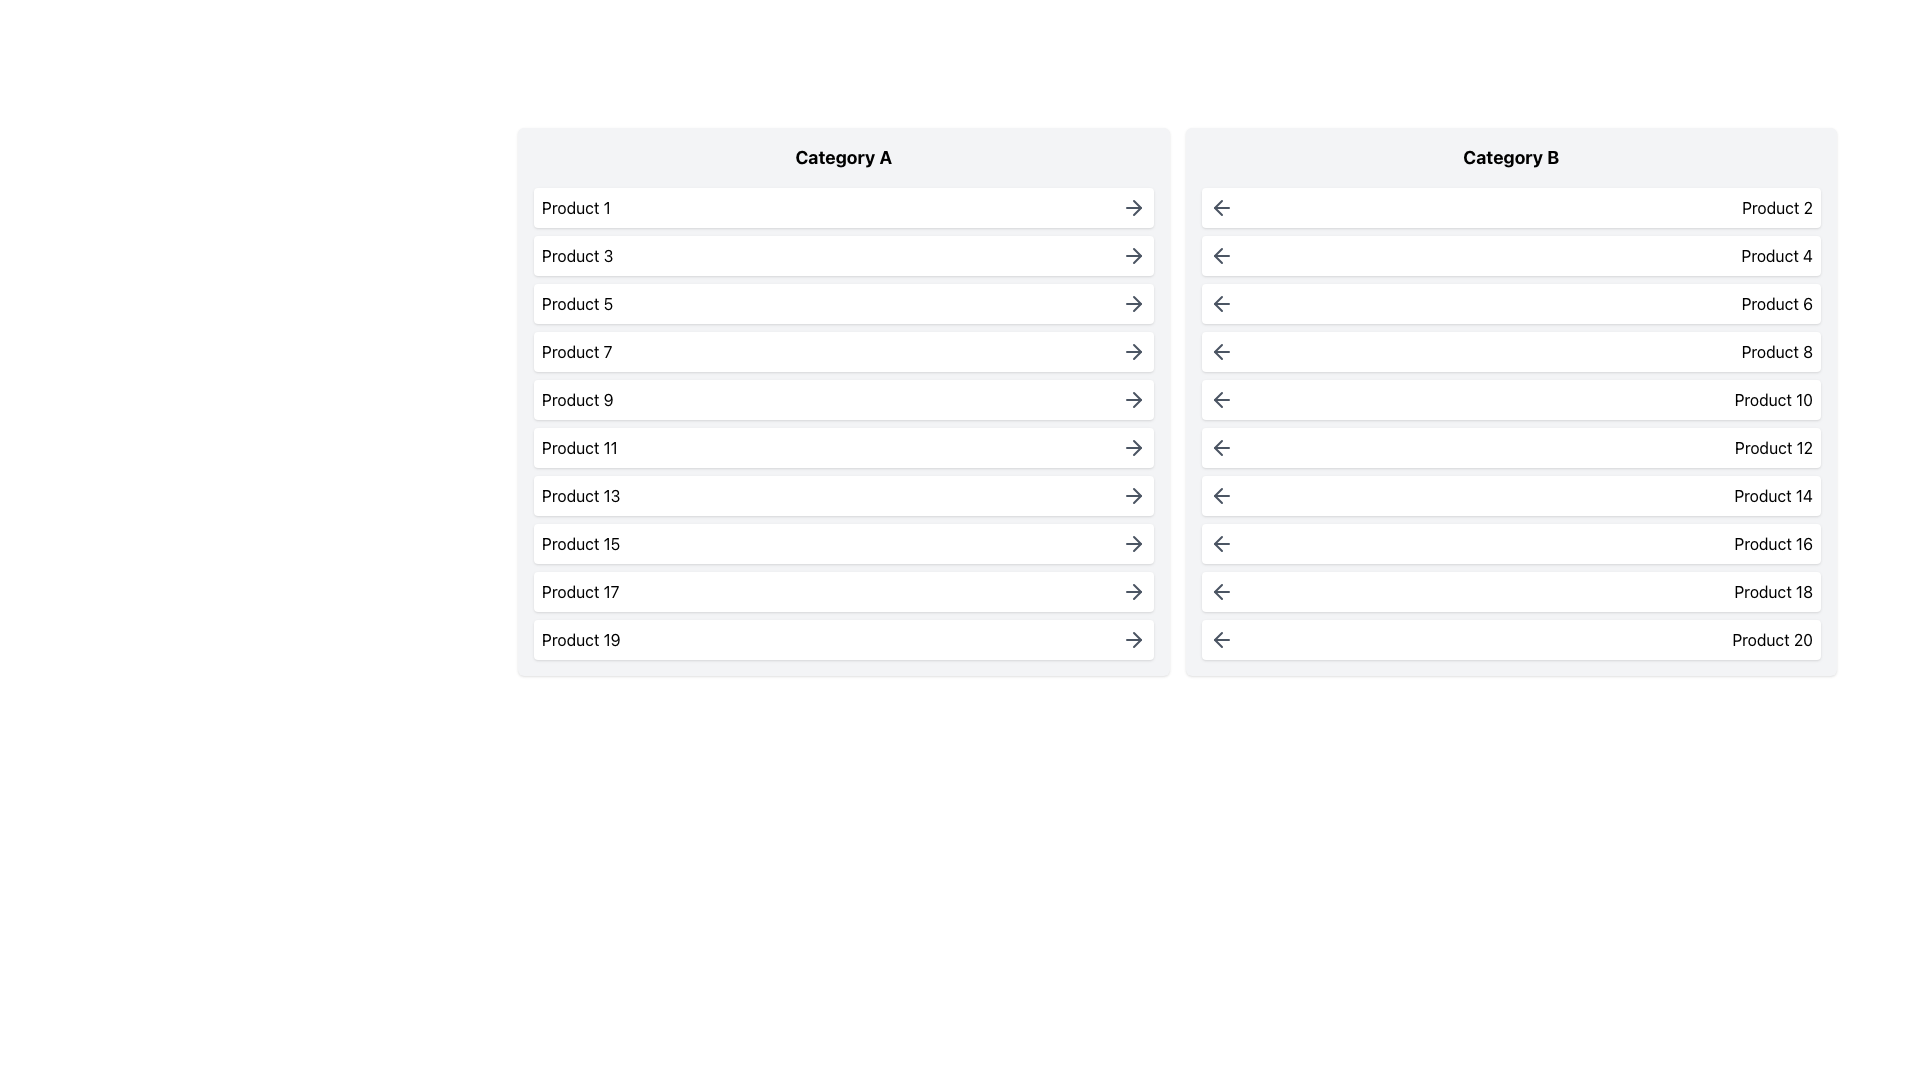 This screenshot has height=1080, width=1920. Describe the element at coordinates (843, 400) in the screenshot. I see `the card labeled 'Product 9'` at that location.